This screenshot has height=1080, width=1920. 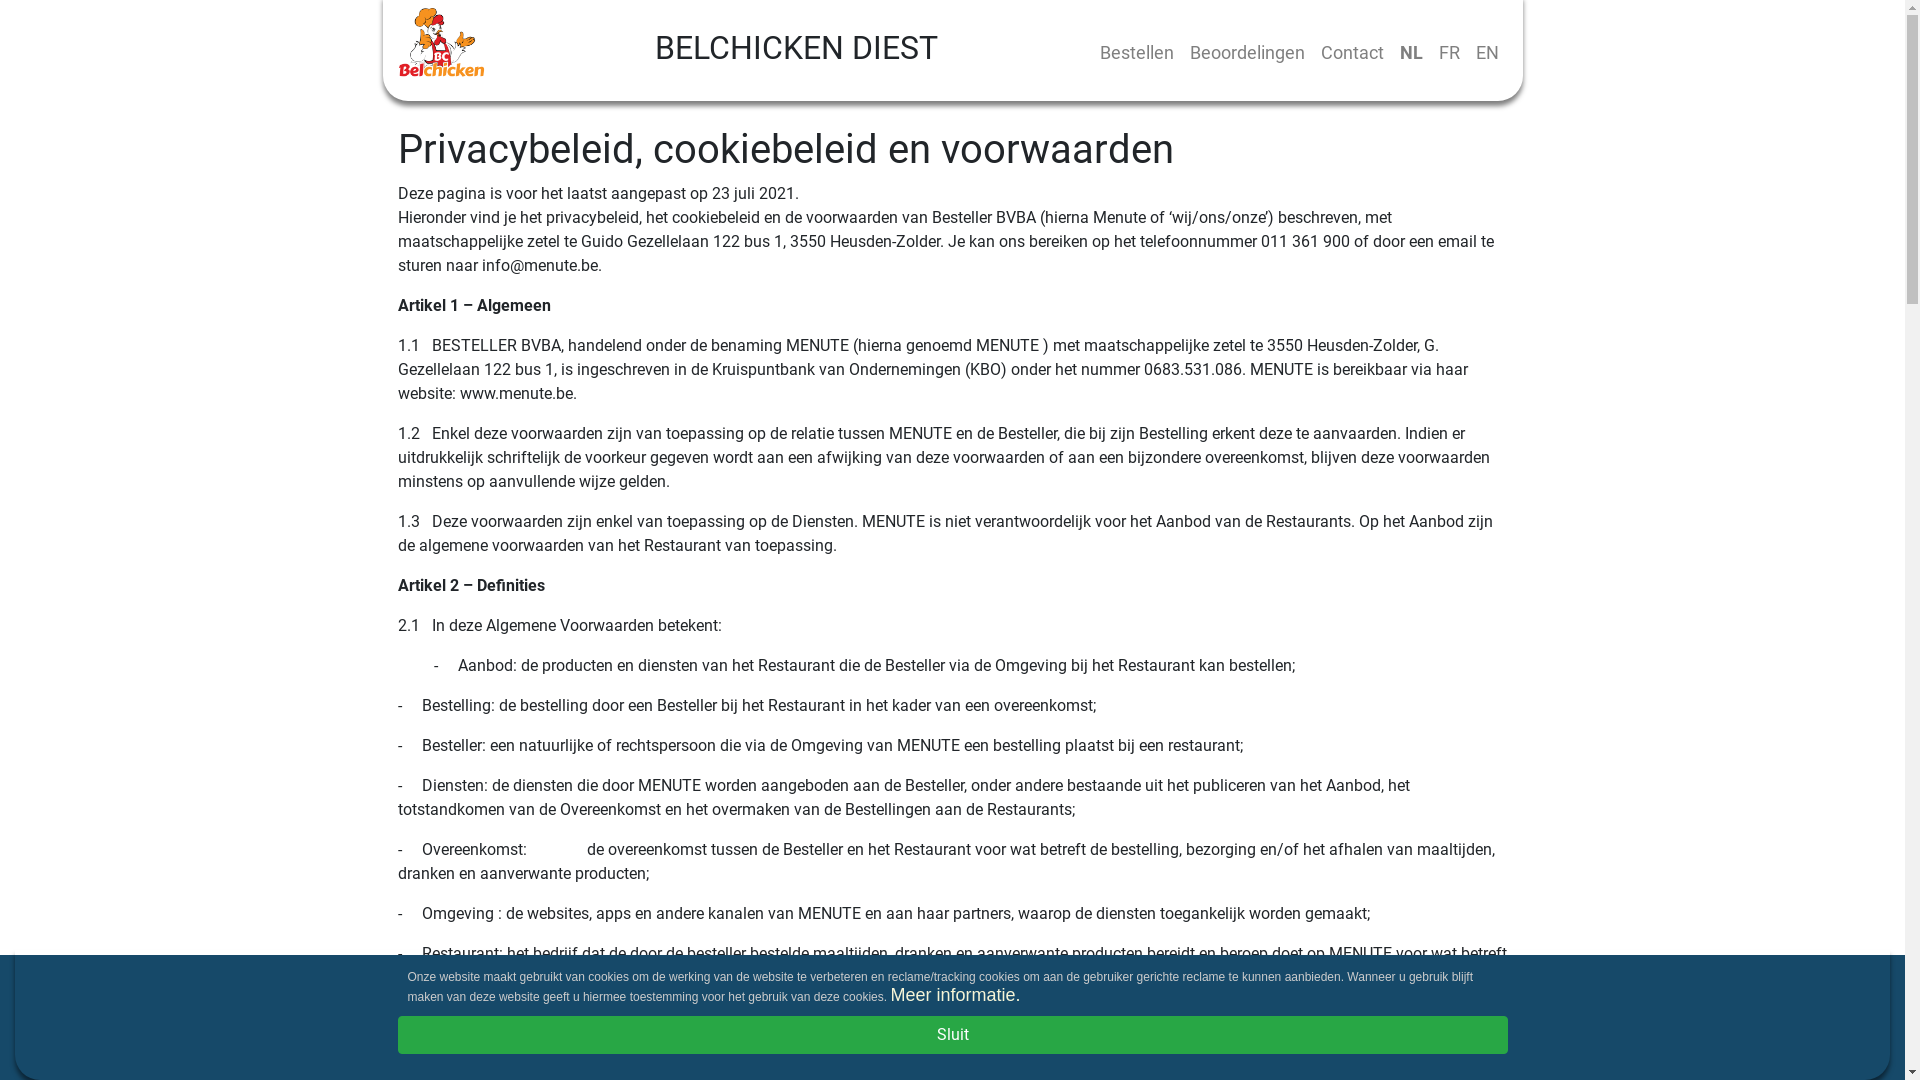 What do you see at coordinates (1448, 51) in the screenshot?
I see `'FR'` at bounding box center [1448, 51].